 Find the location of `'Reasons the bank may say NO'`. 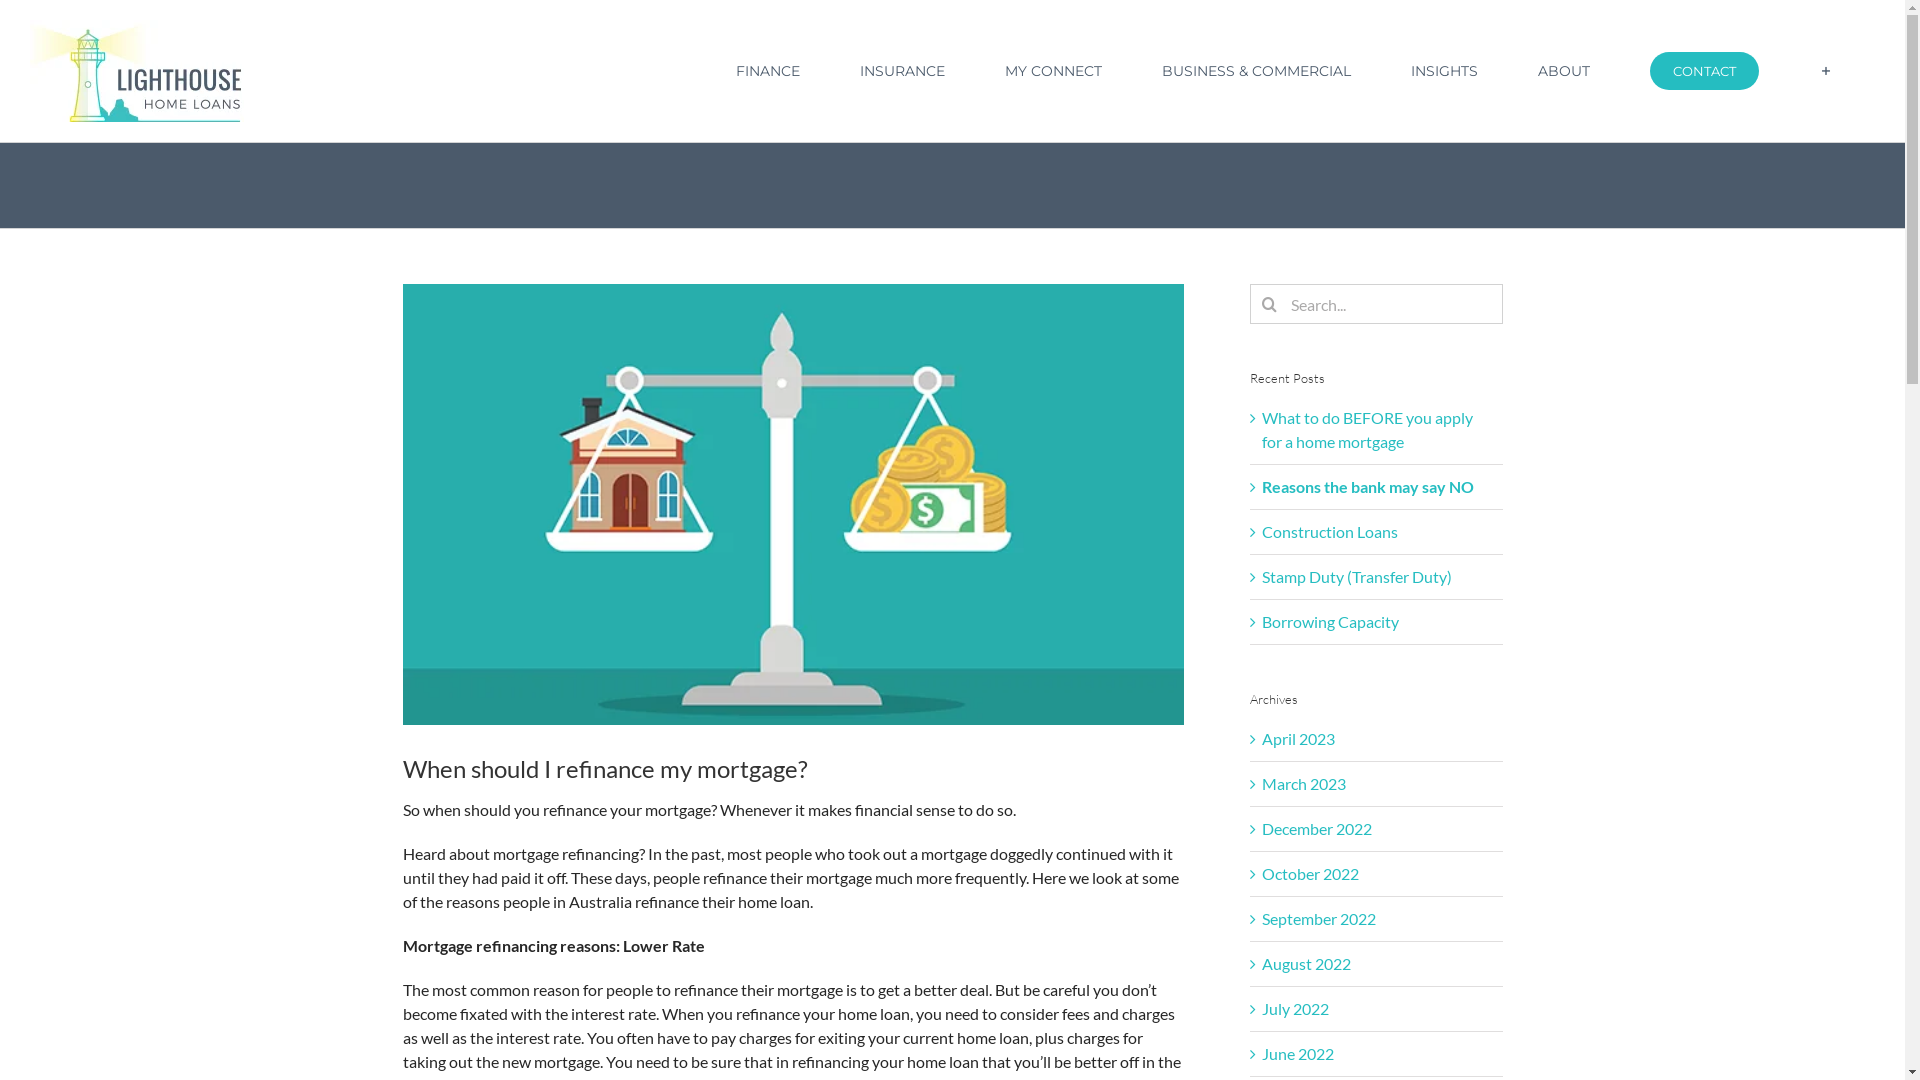

'Reasons the bank may say NO' is located at coordinates (1367, 486).